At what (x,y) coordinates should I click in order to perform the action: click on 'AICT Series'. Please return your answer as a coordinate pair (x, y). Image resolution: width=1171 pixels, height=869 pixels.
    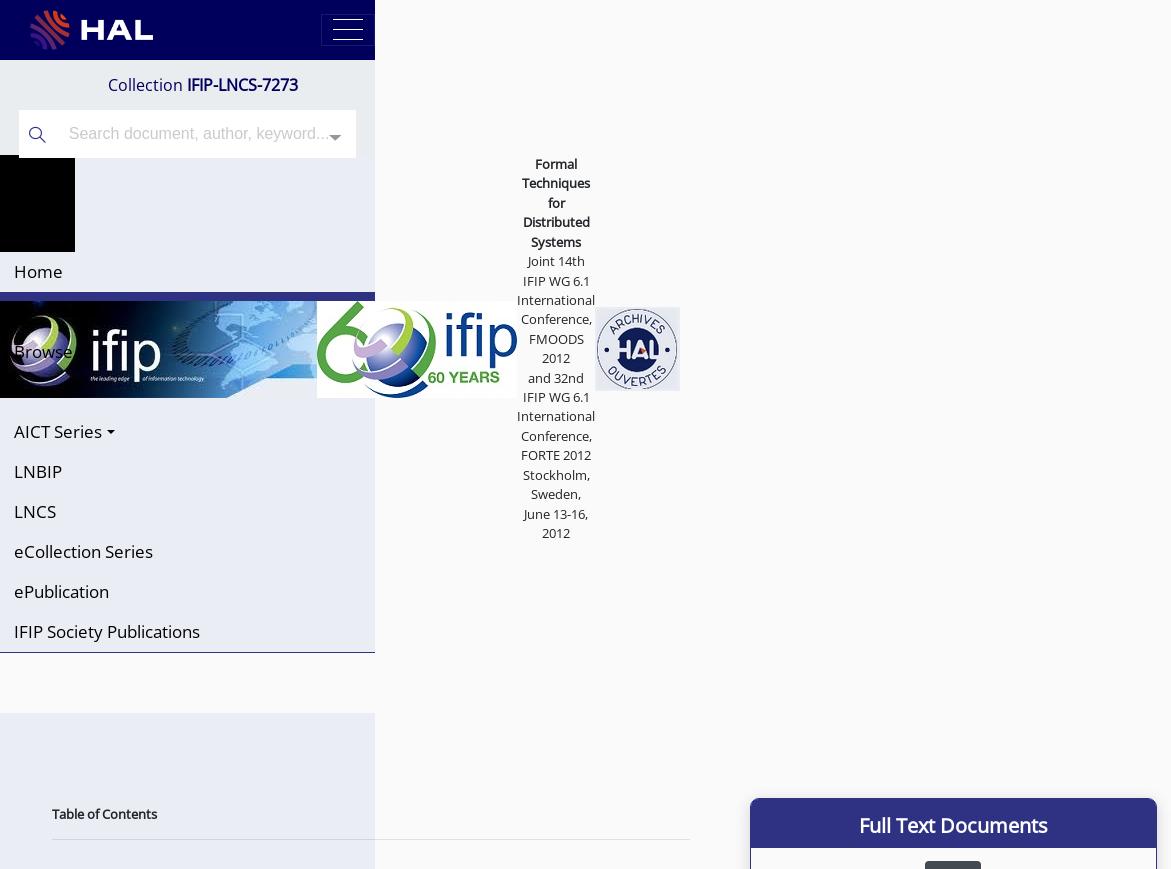
    Looking at the image, I should click on (14, 430).